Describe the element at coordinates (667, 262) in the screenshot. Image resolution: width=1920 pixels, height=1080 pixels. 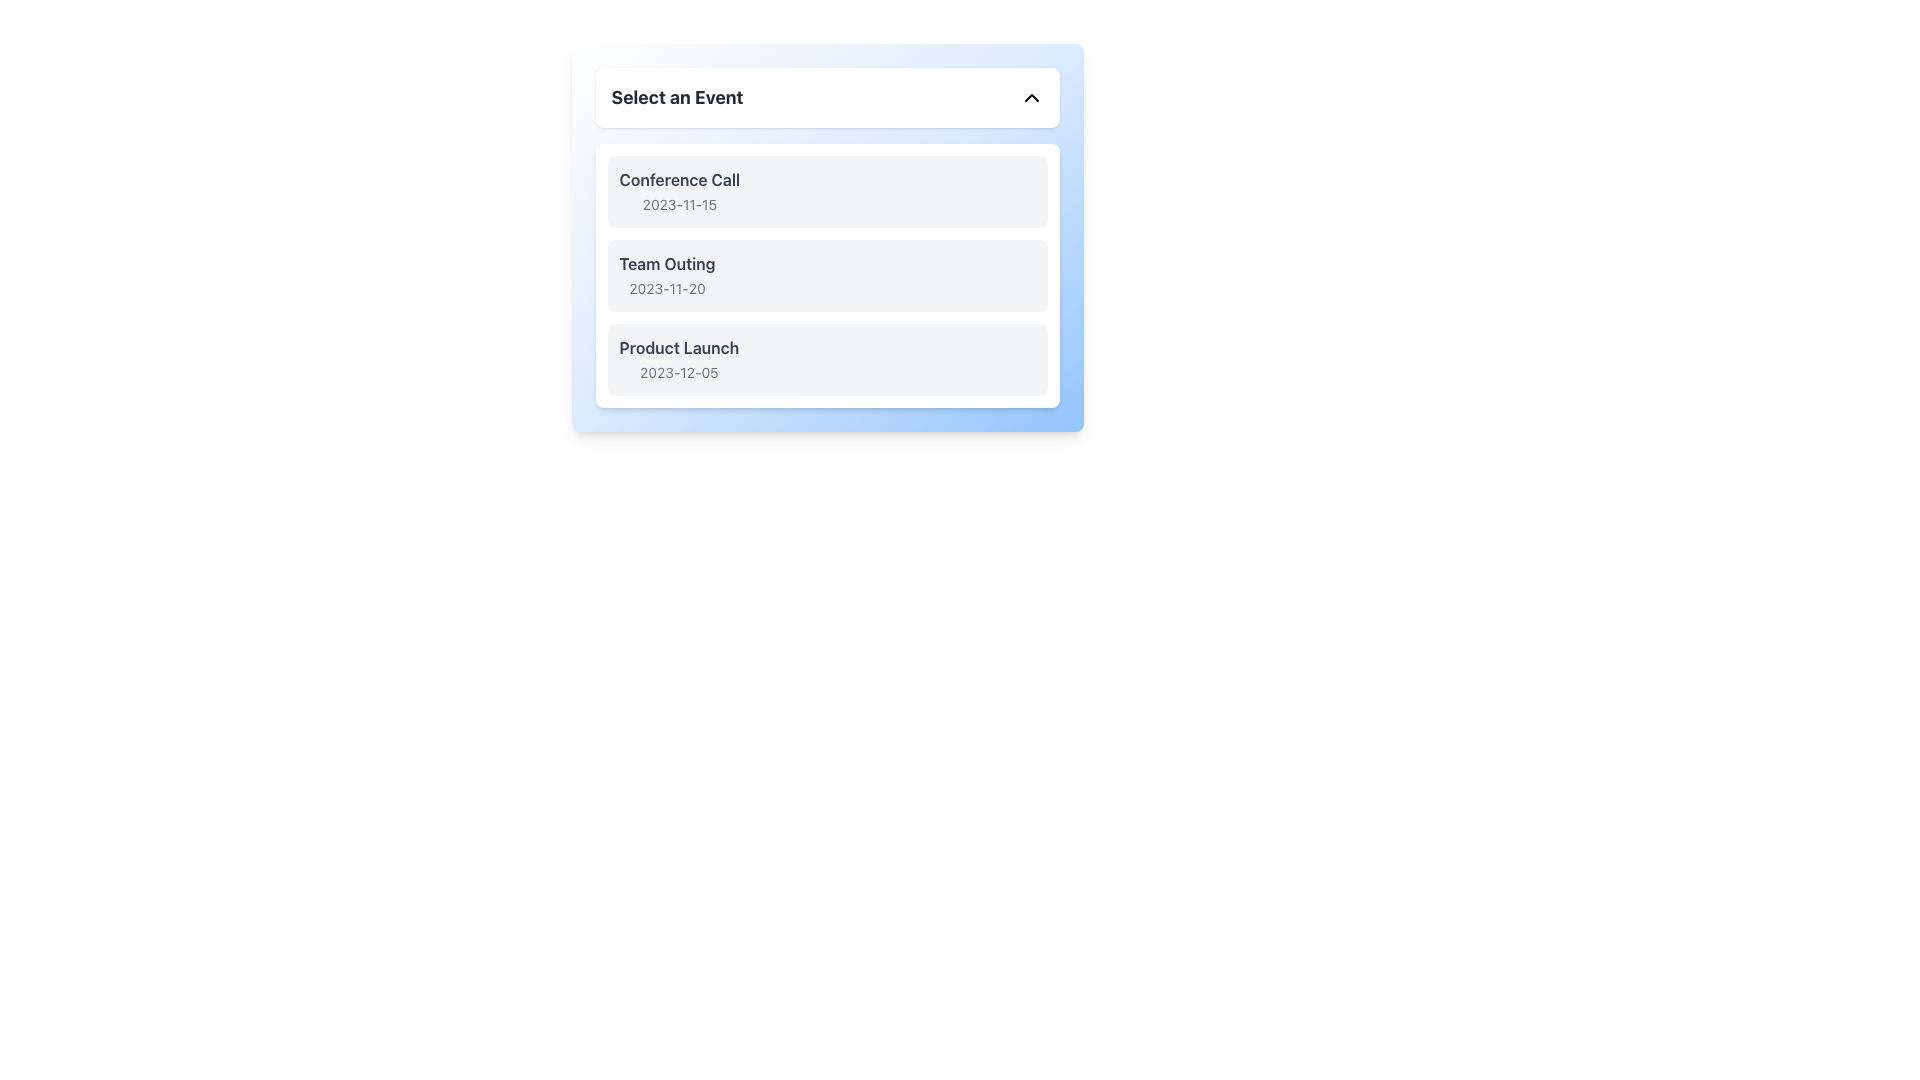
I see `the 'Team Outing' text label in the dropdown list, which is styled with bold font weight and gray color, located under the title 'Select an Event'` at that location.